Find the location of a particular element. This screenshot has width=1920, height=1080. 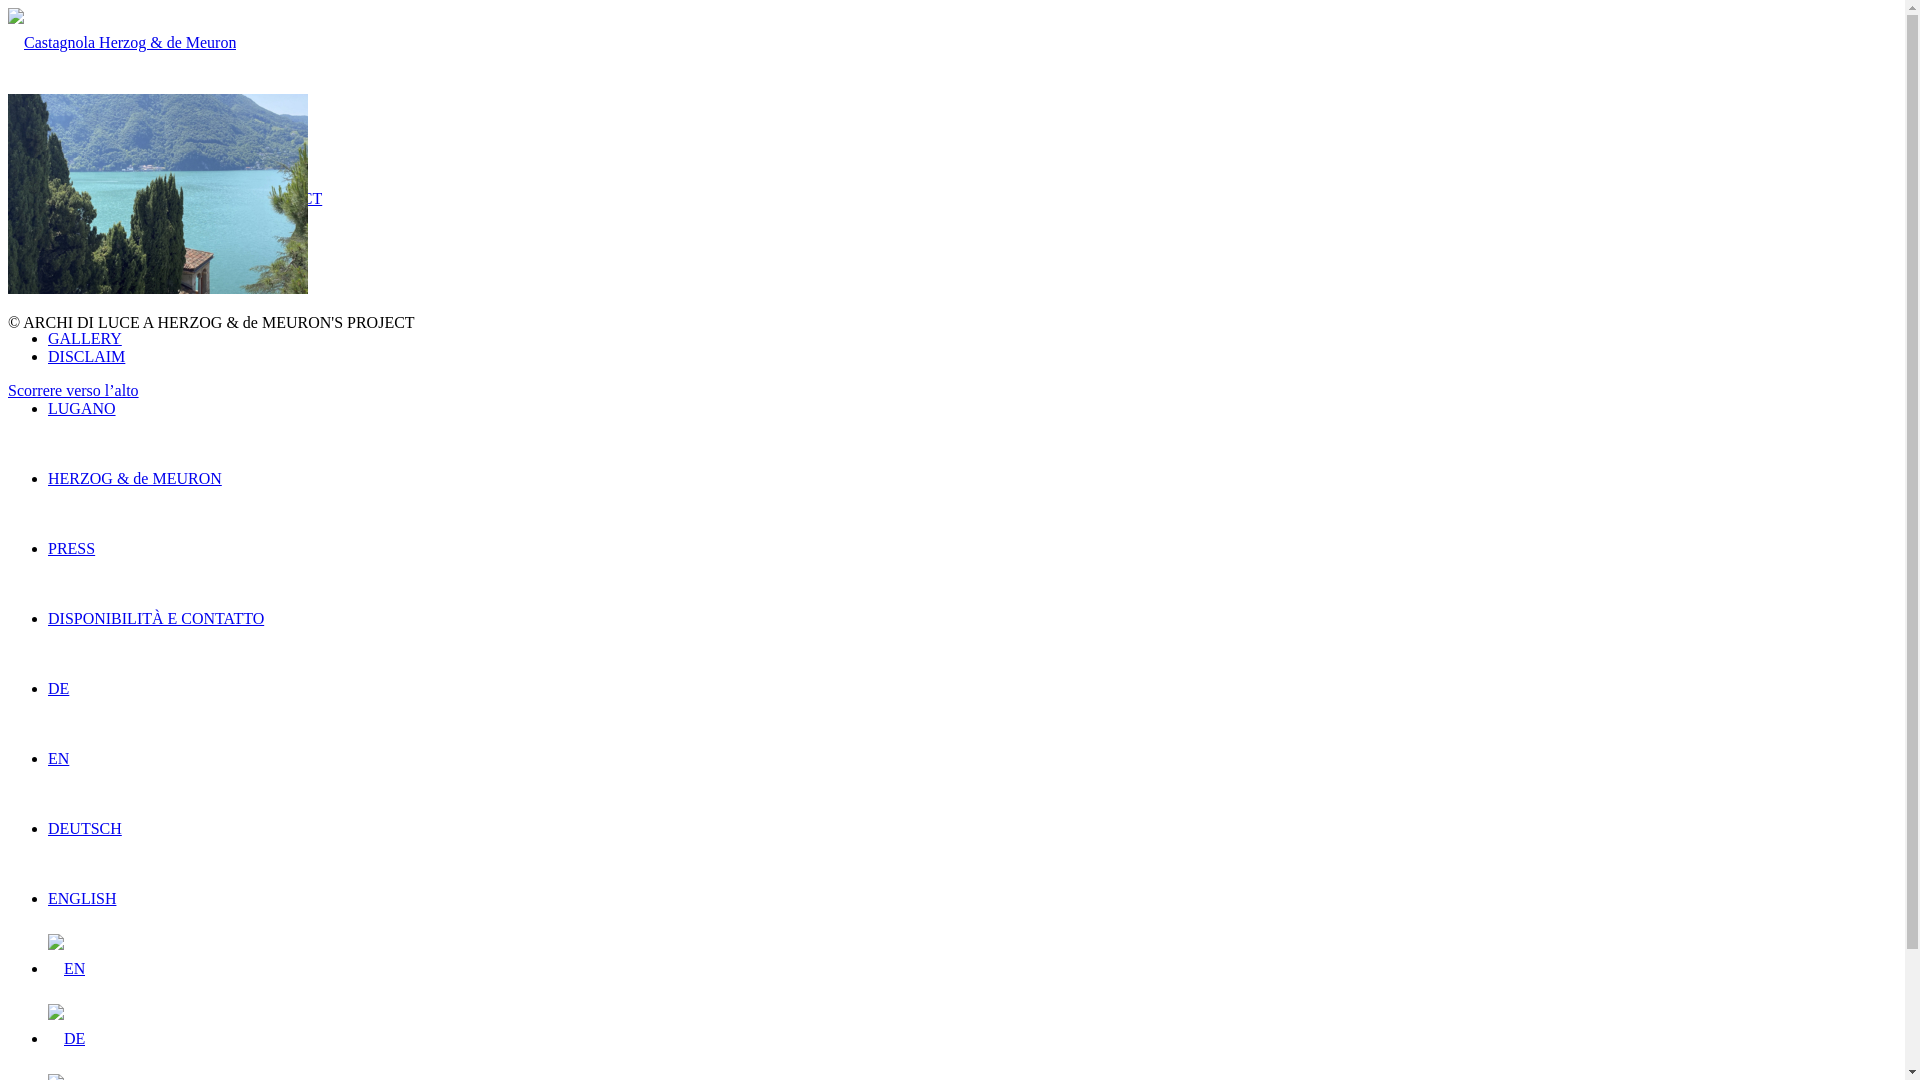

'LUGANO' is located at coordinates (80, 407).